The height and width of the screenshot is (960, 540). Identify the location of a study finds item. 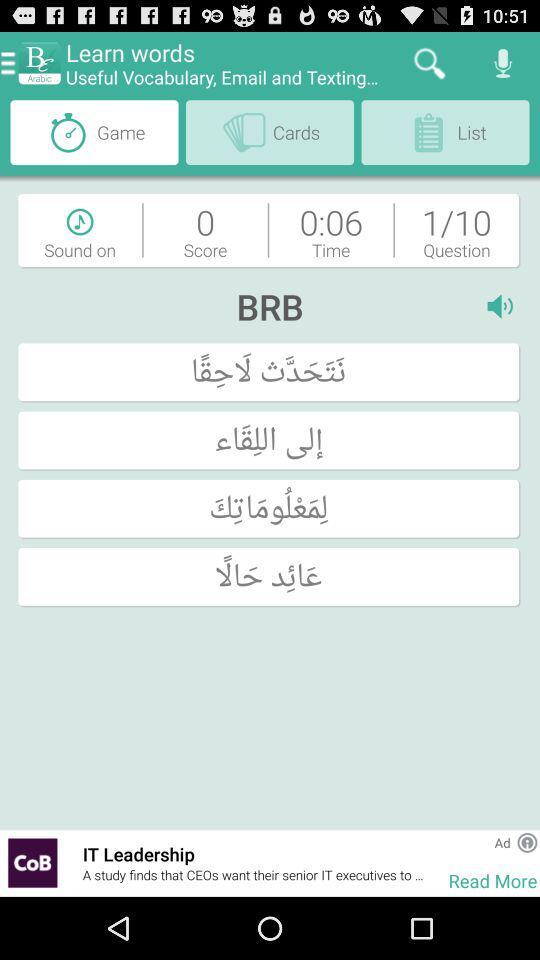
(255, 874).